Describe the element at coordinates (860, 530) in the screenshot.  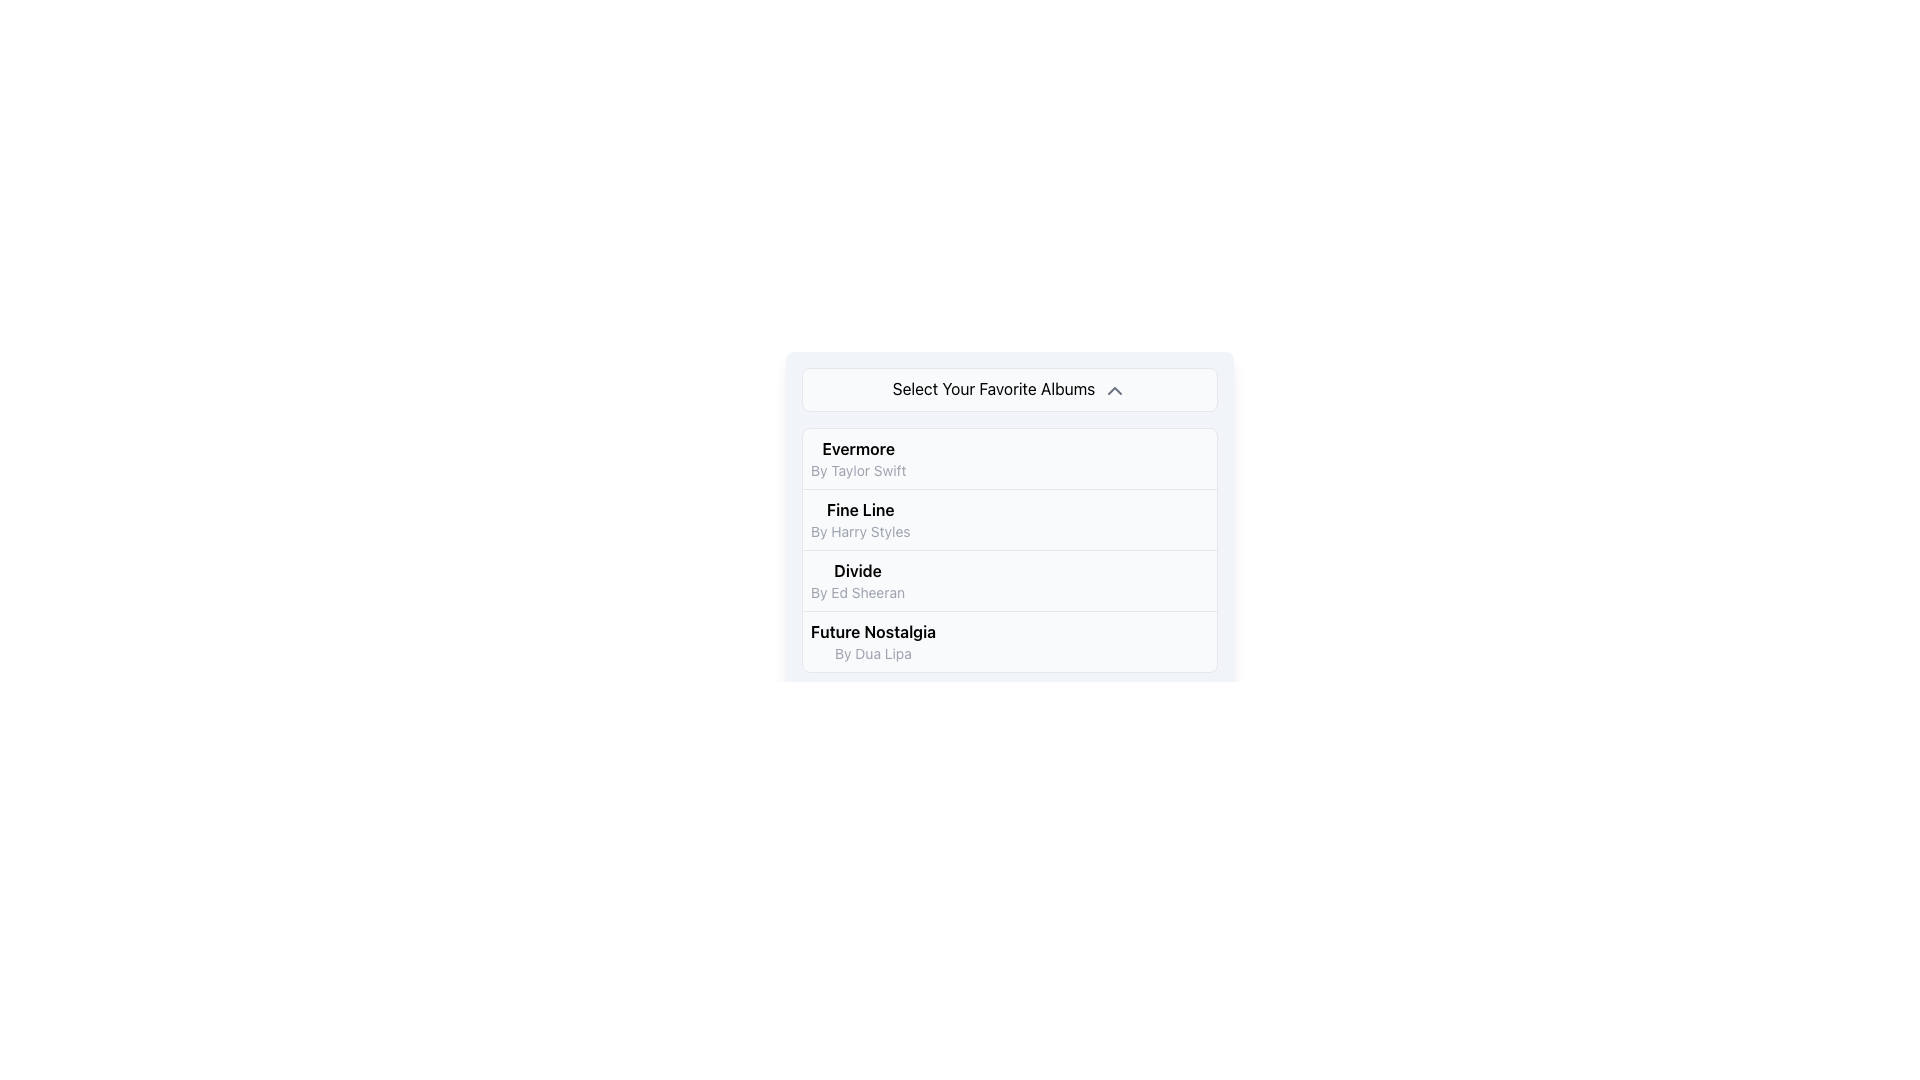
I see `text label indicating the artist of the album 'Fine Line', which is positioned below the album title in the vertical item list` at that location.